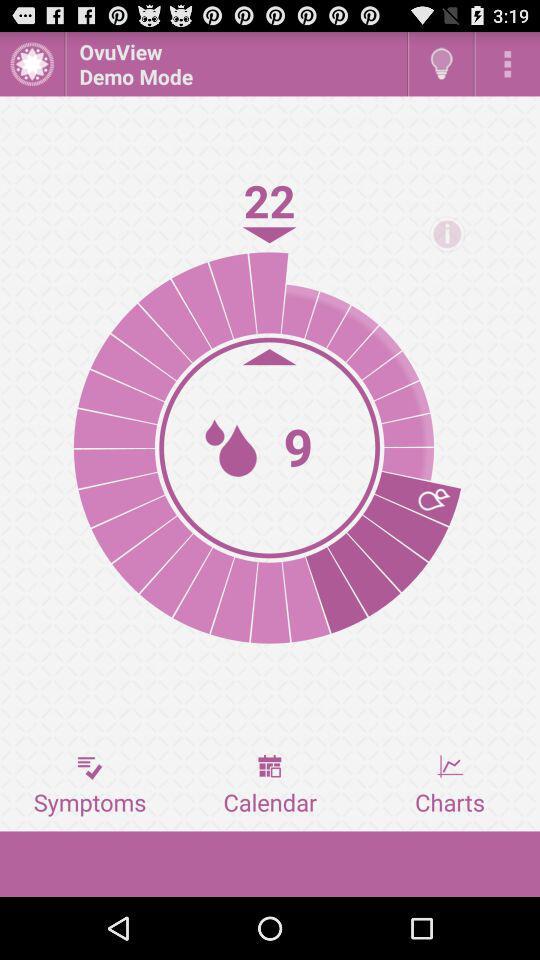  I want to click on the charts, so click(449, 785).